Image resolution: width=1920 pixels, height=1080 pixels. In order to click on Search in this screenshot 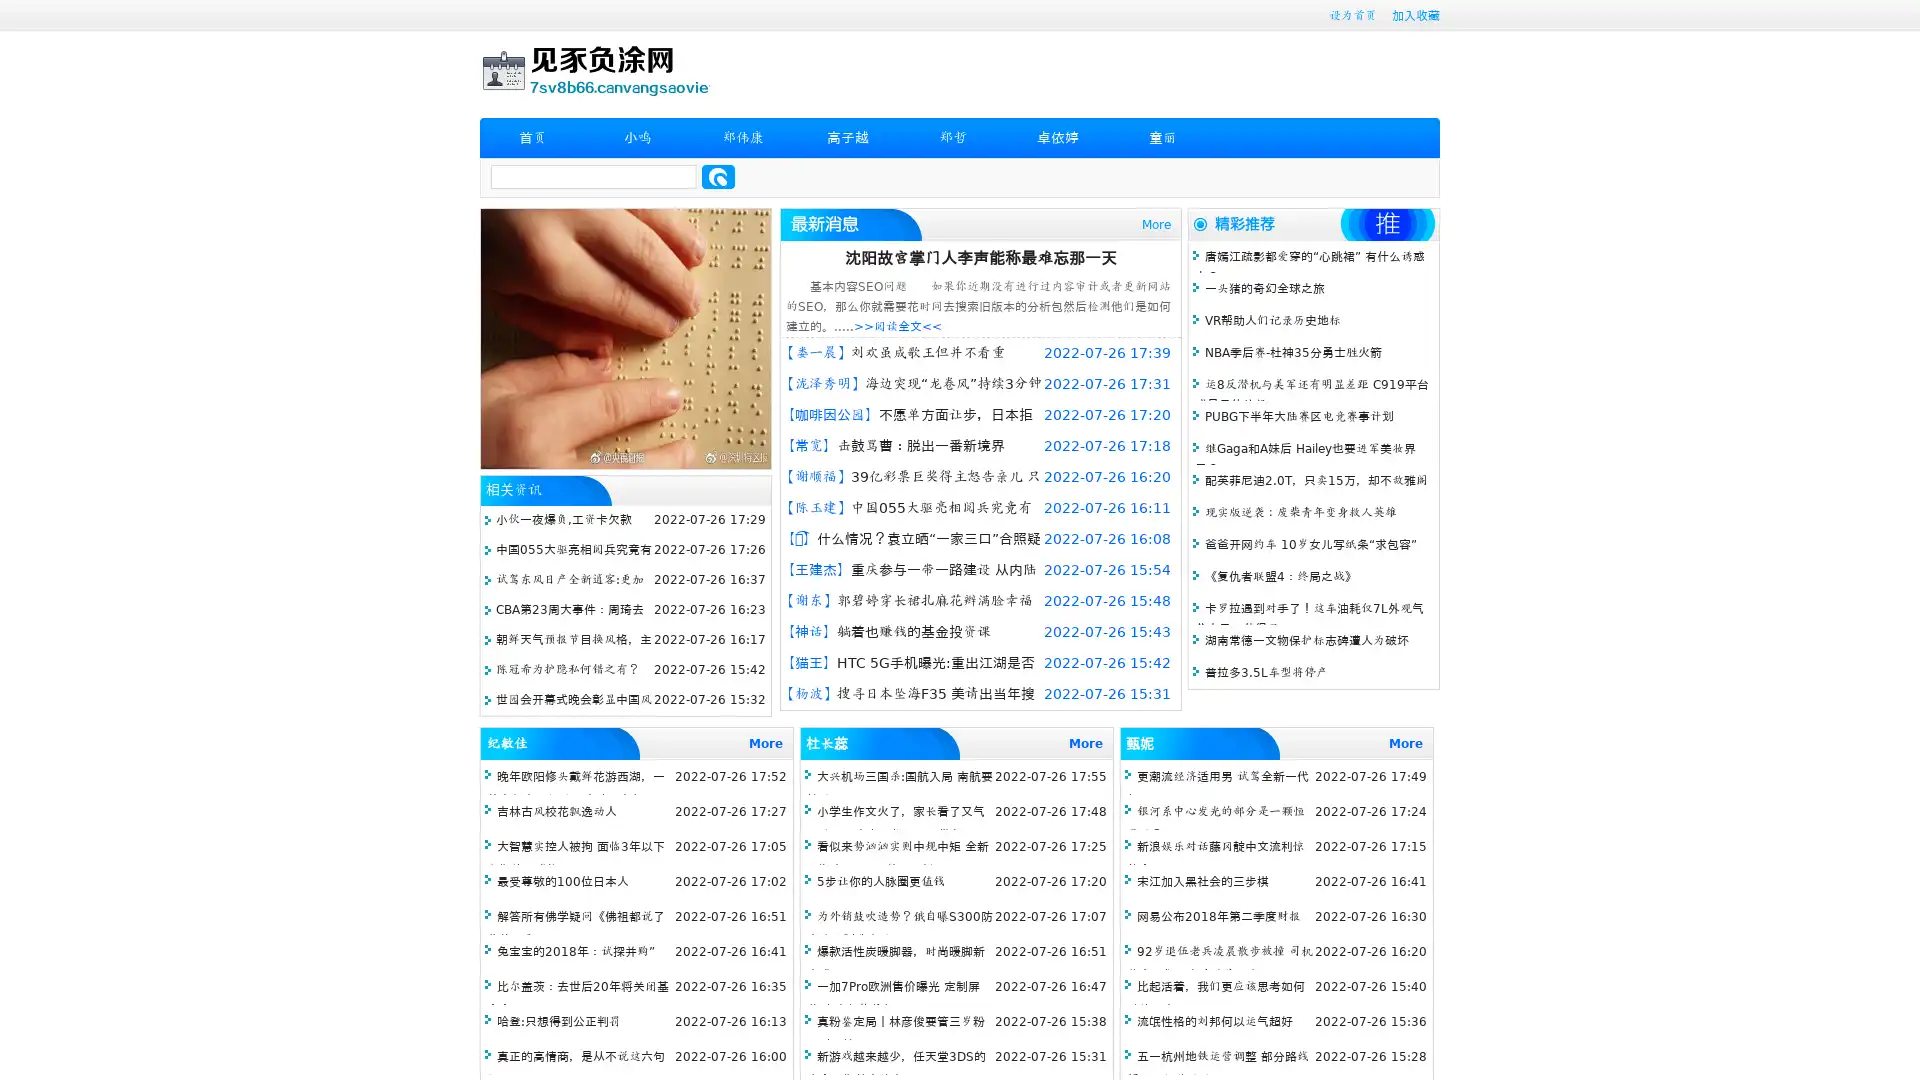, I will do `click(718, 176)`.